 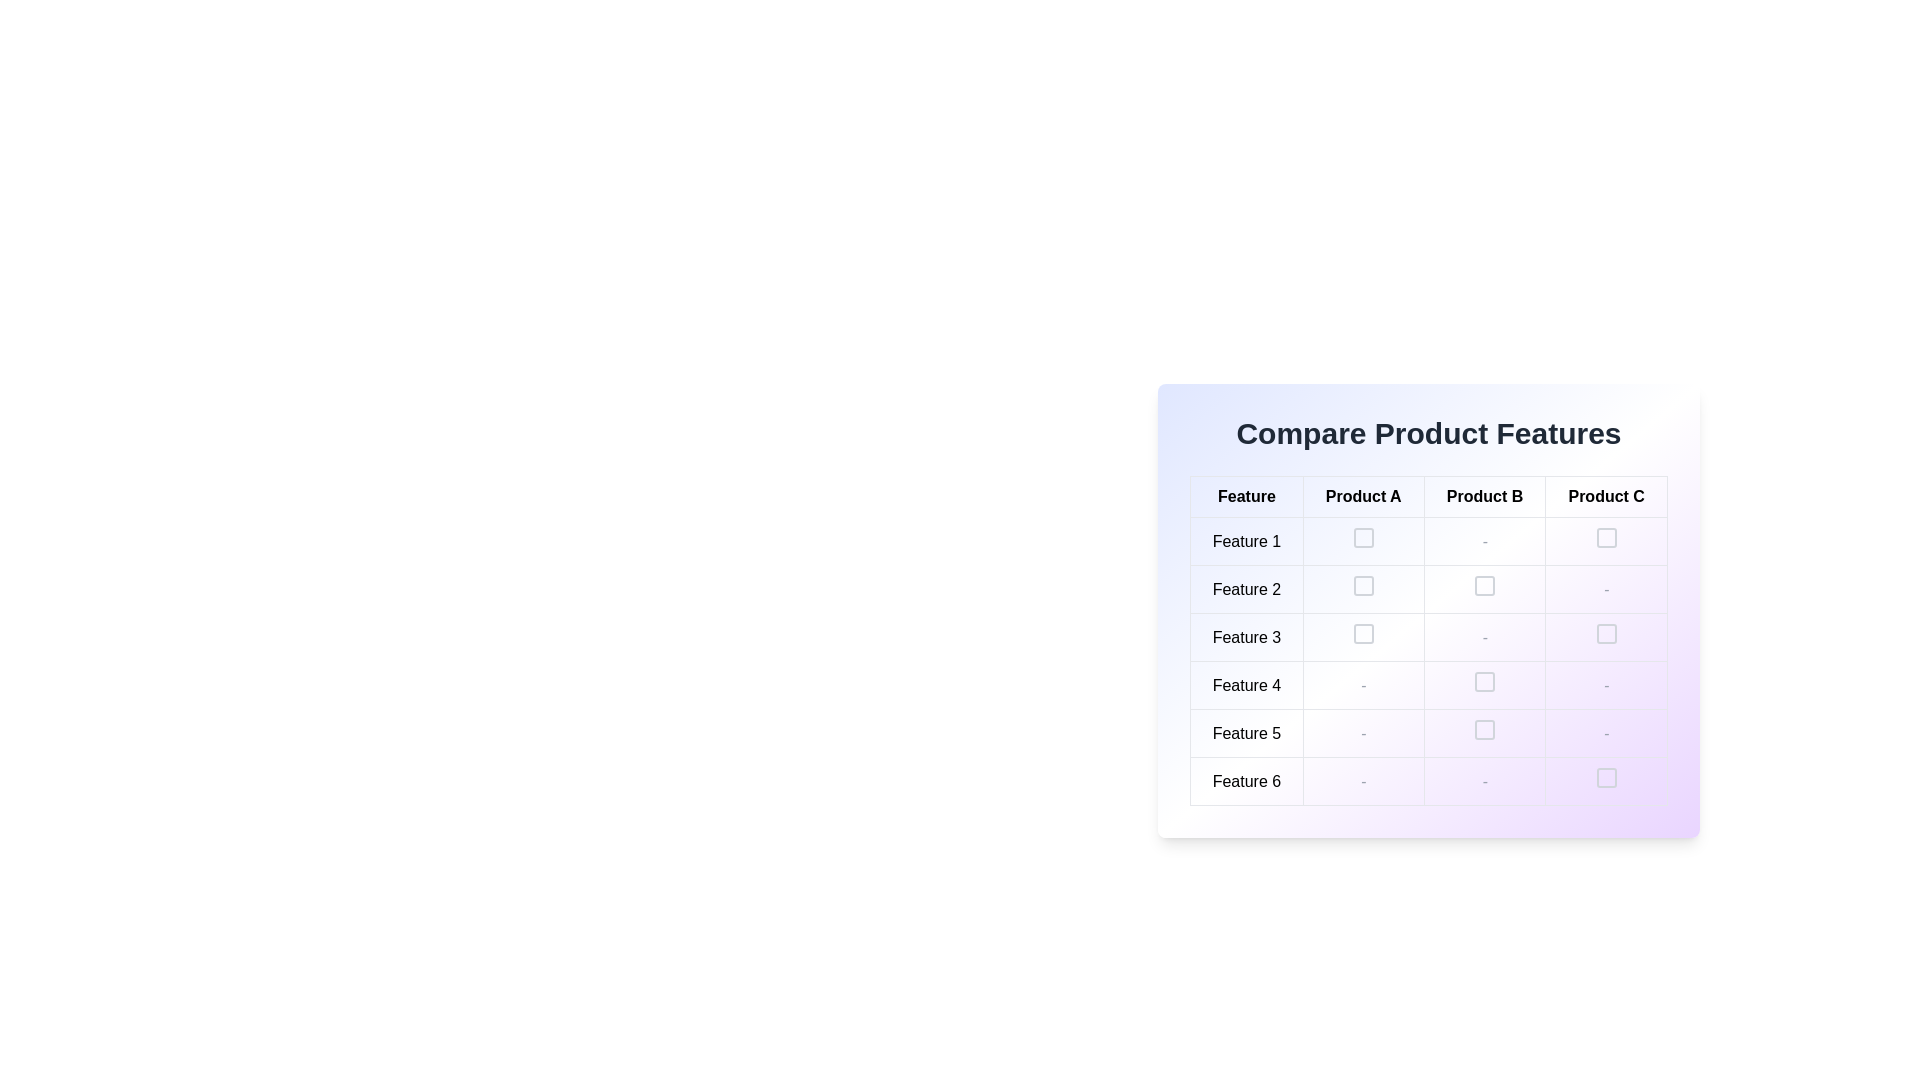 I want to click on the checkbox located in the first row and second column of the 'Compare Product Features' grid under 'Product A' and 'Feature 1', so click(x=1362, y=536).